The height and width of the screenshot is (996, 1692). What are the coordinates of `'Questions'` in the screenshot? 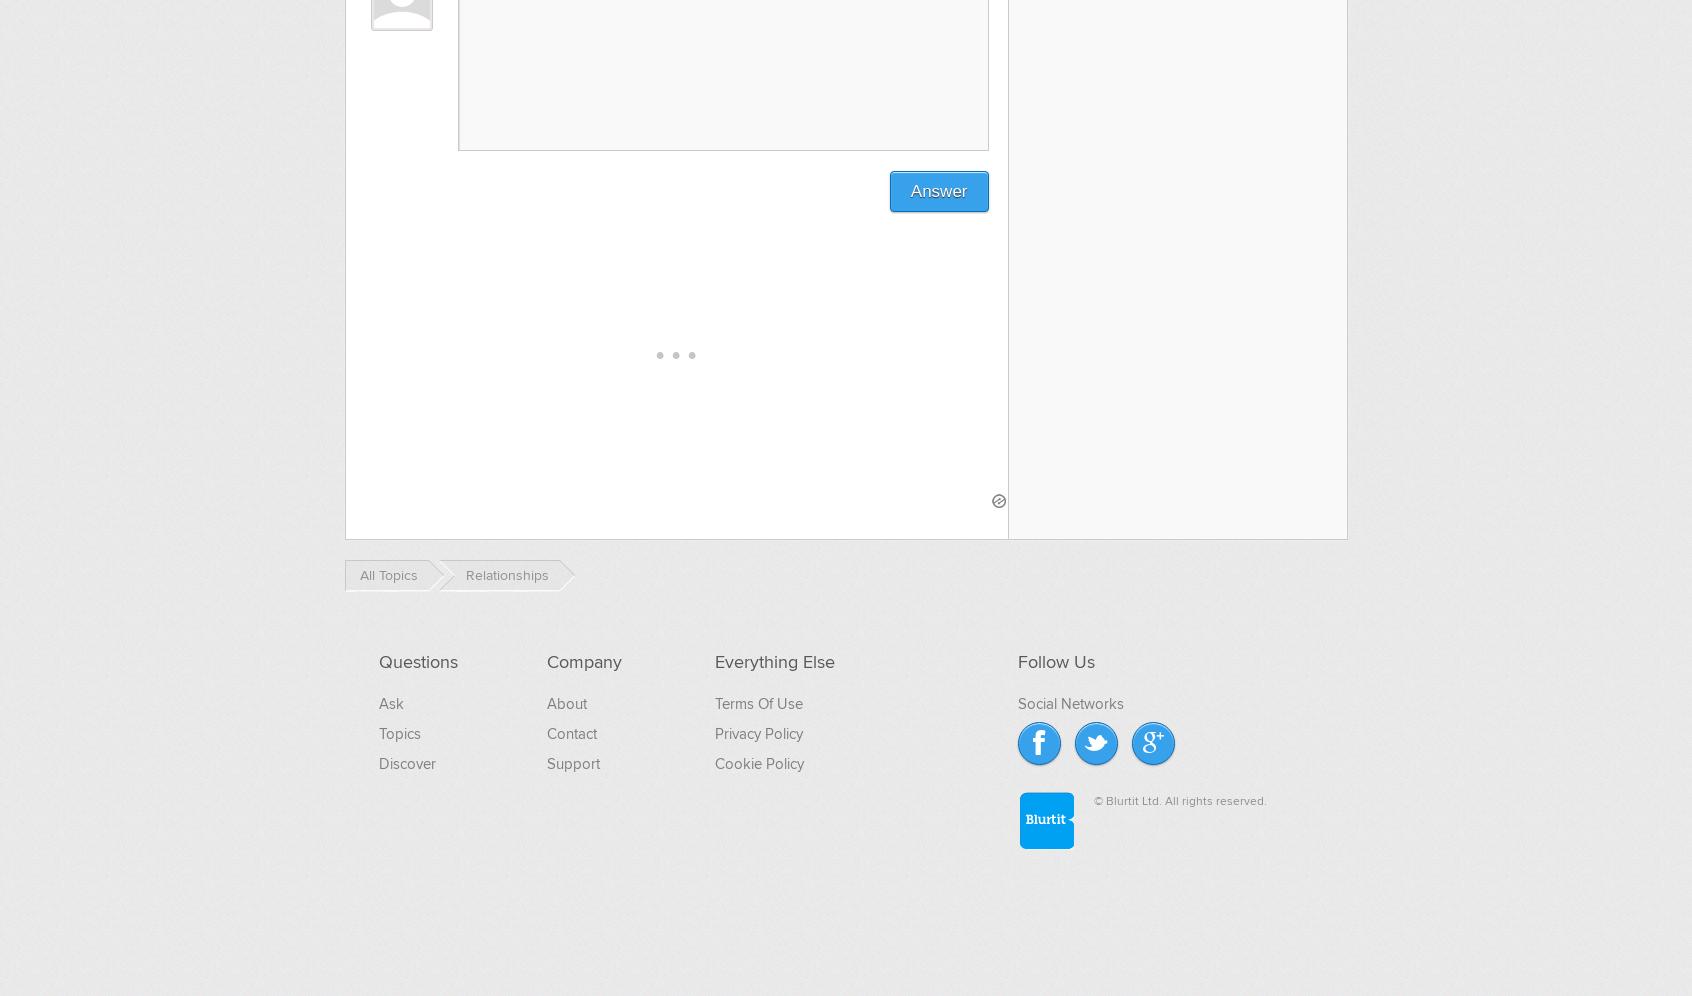 It's located at (377, 660).